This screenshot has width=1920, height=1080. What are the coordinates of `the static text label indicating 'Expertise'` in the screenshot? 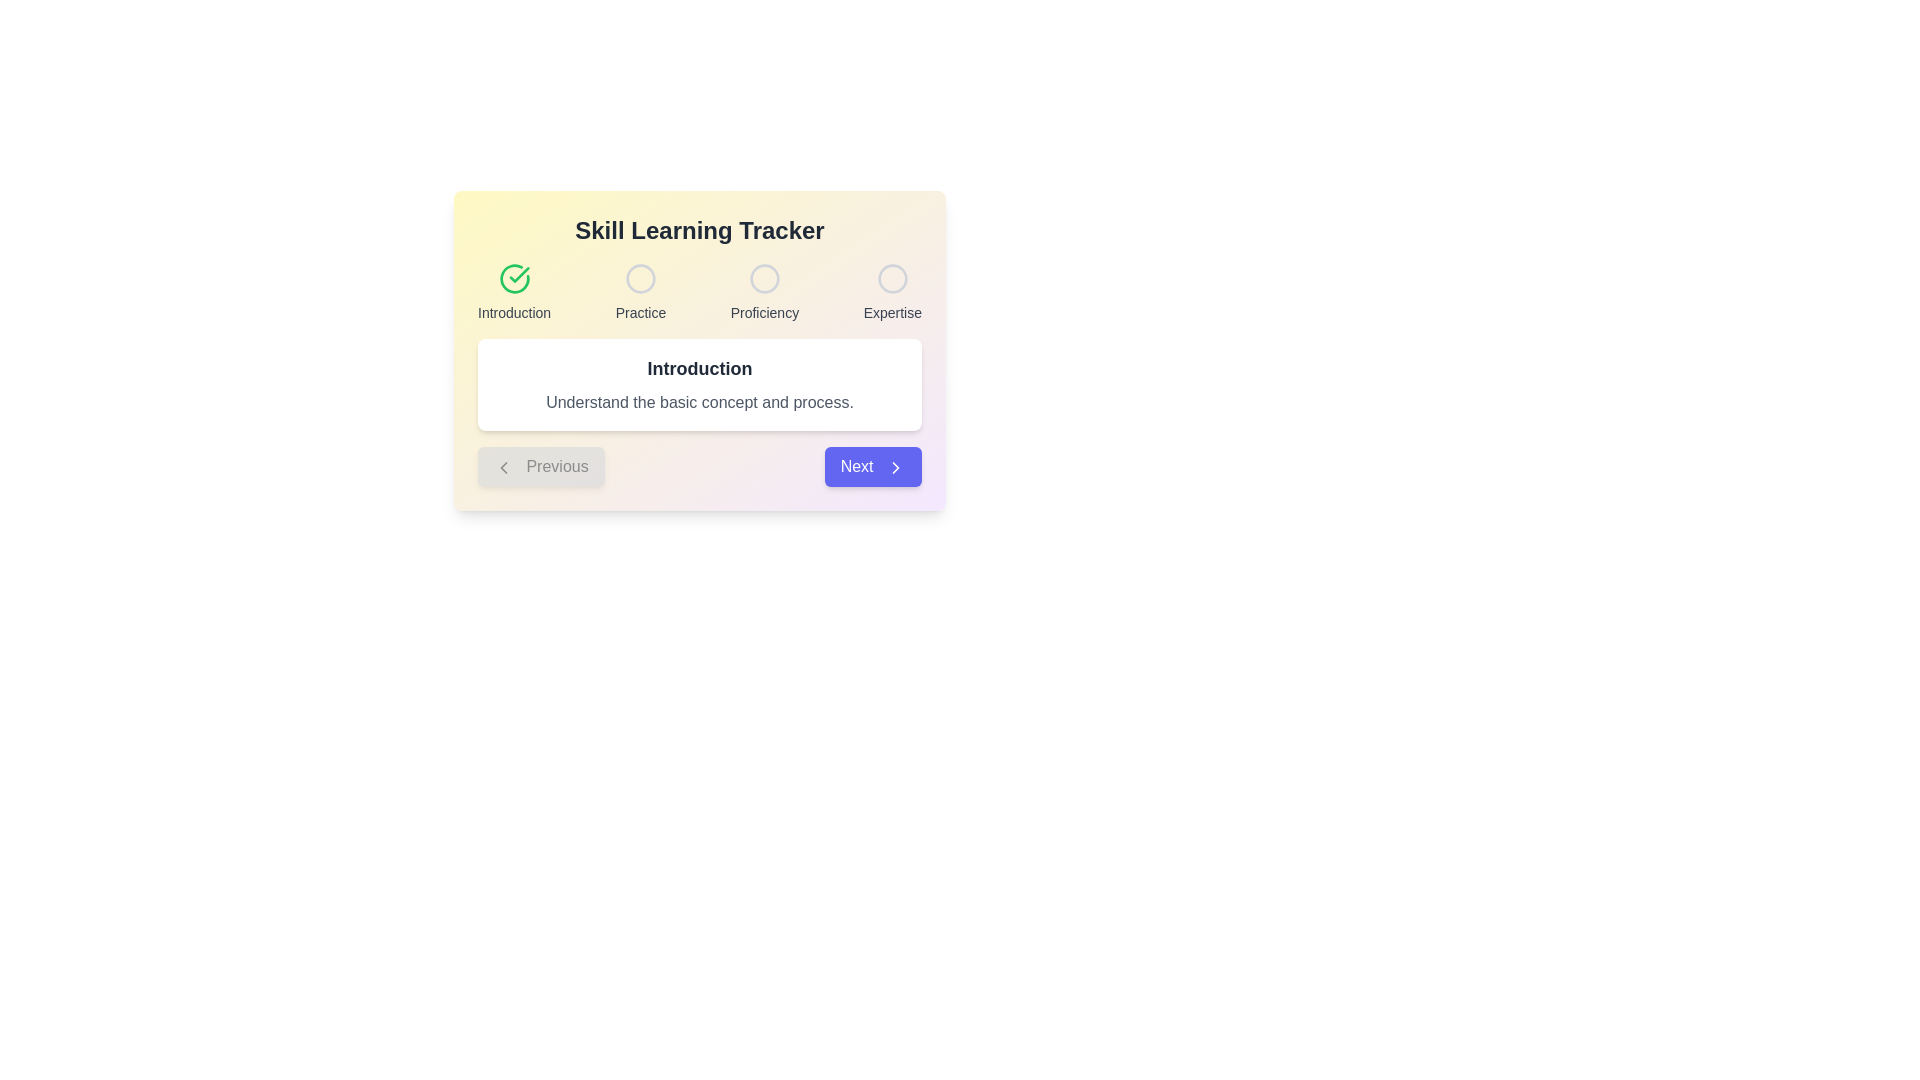 It's located at (891, 312).